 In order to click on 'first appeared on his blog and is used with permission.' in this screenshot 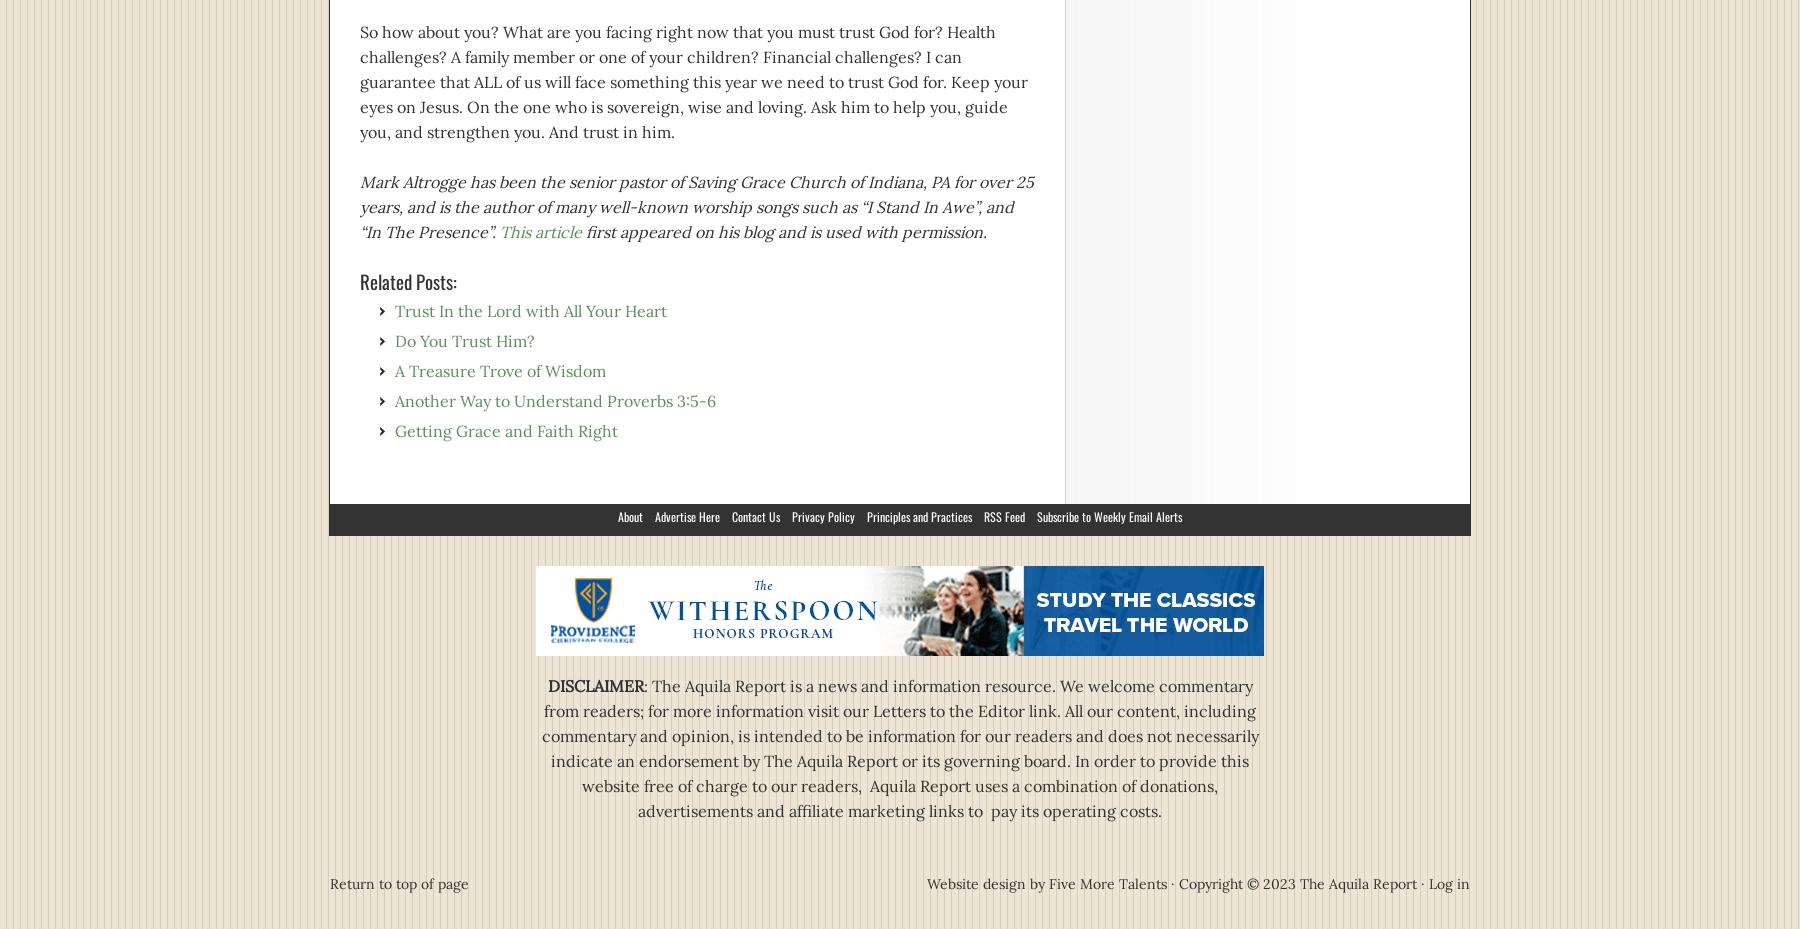, I will do `click(581, 230)`.